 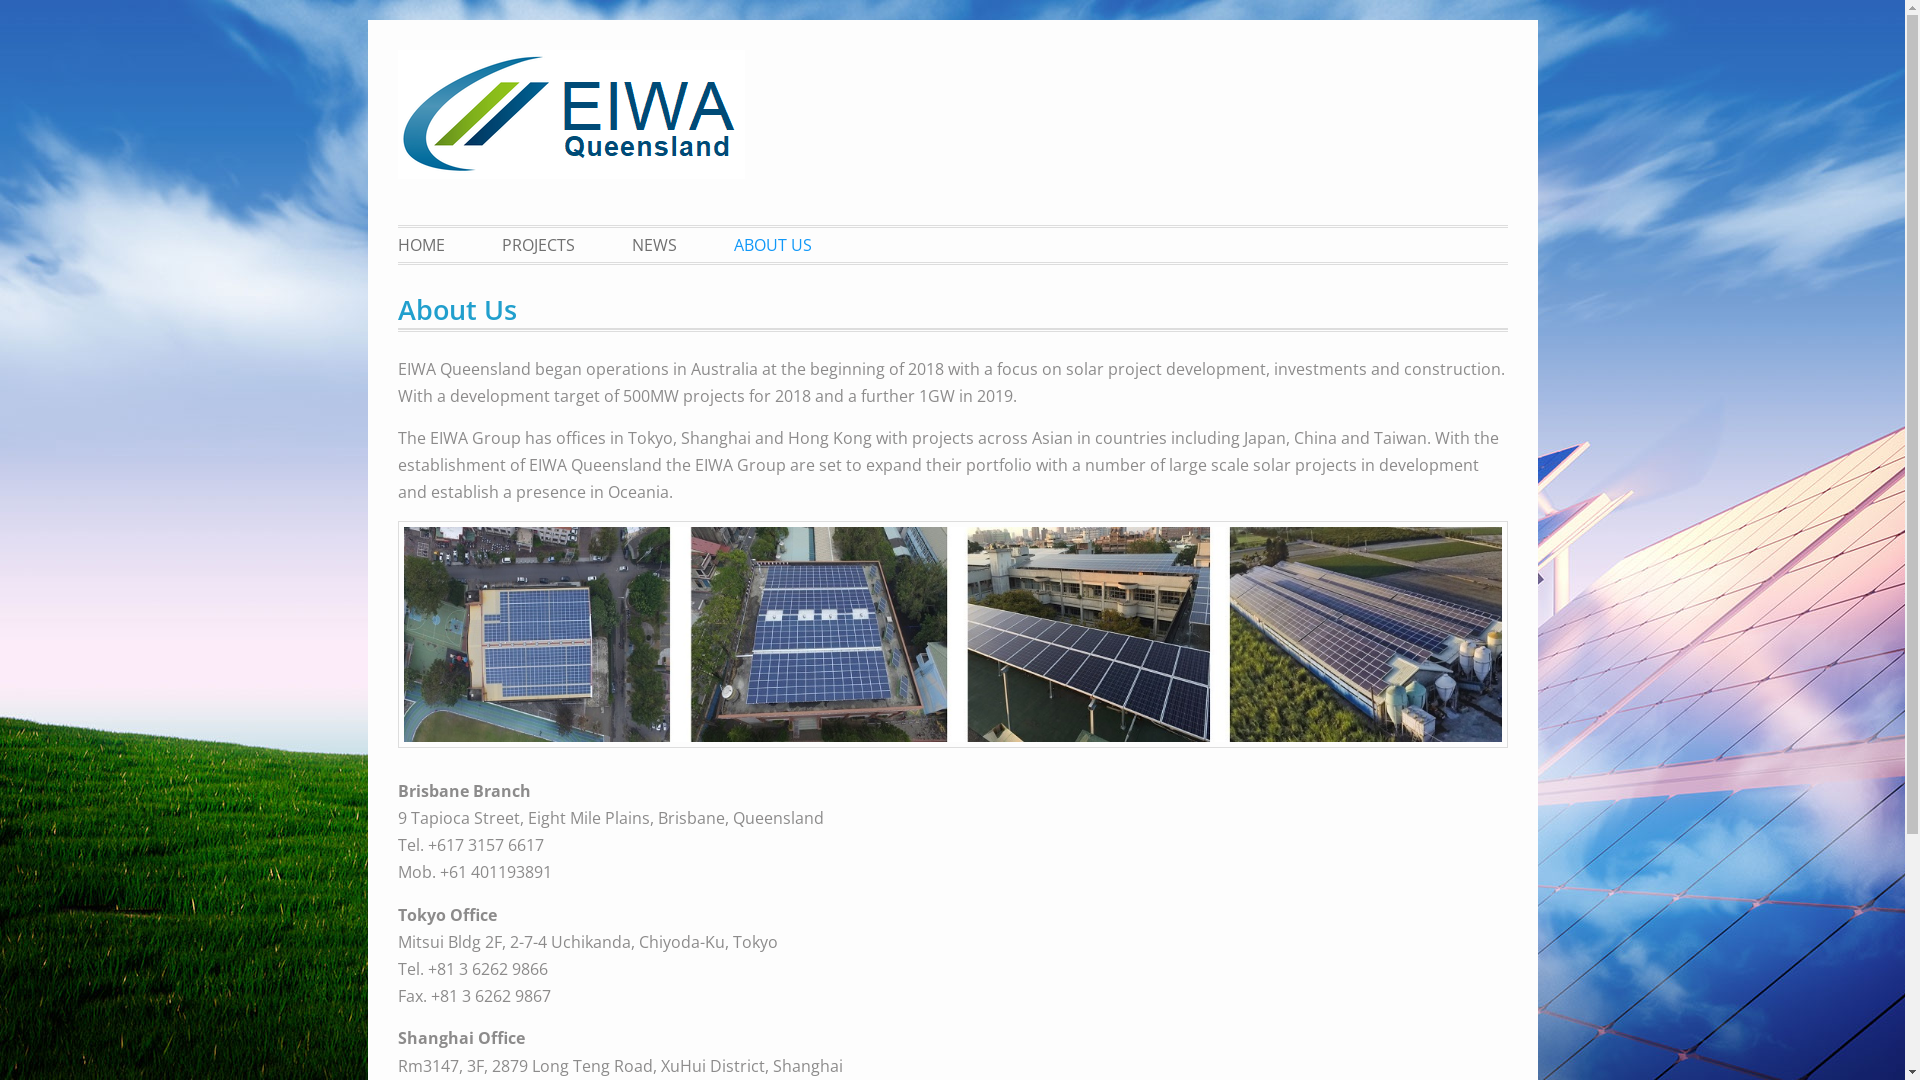 I want to click on 'NEWS', so click(x=653, y=244).